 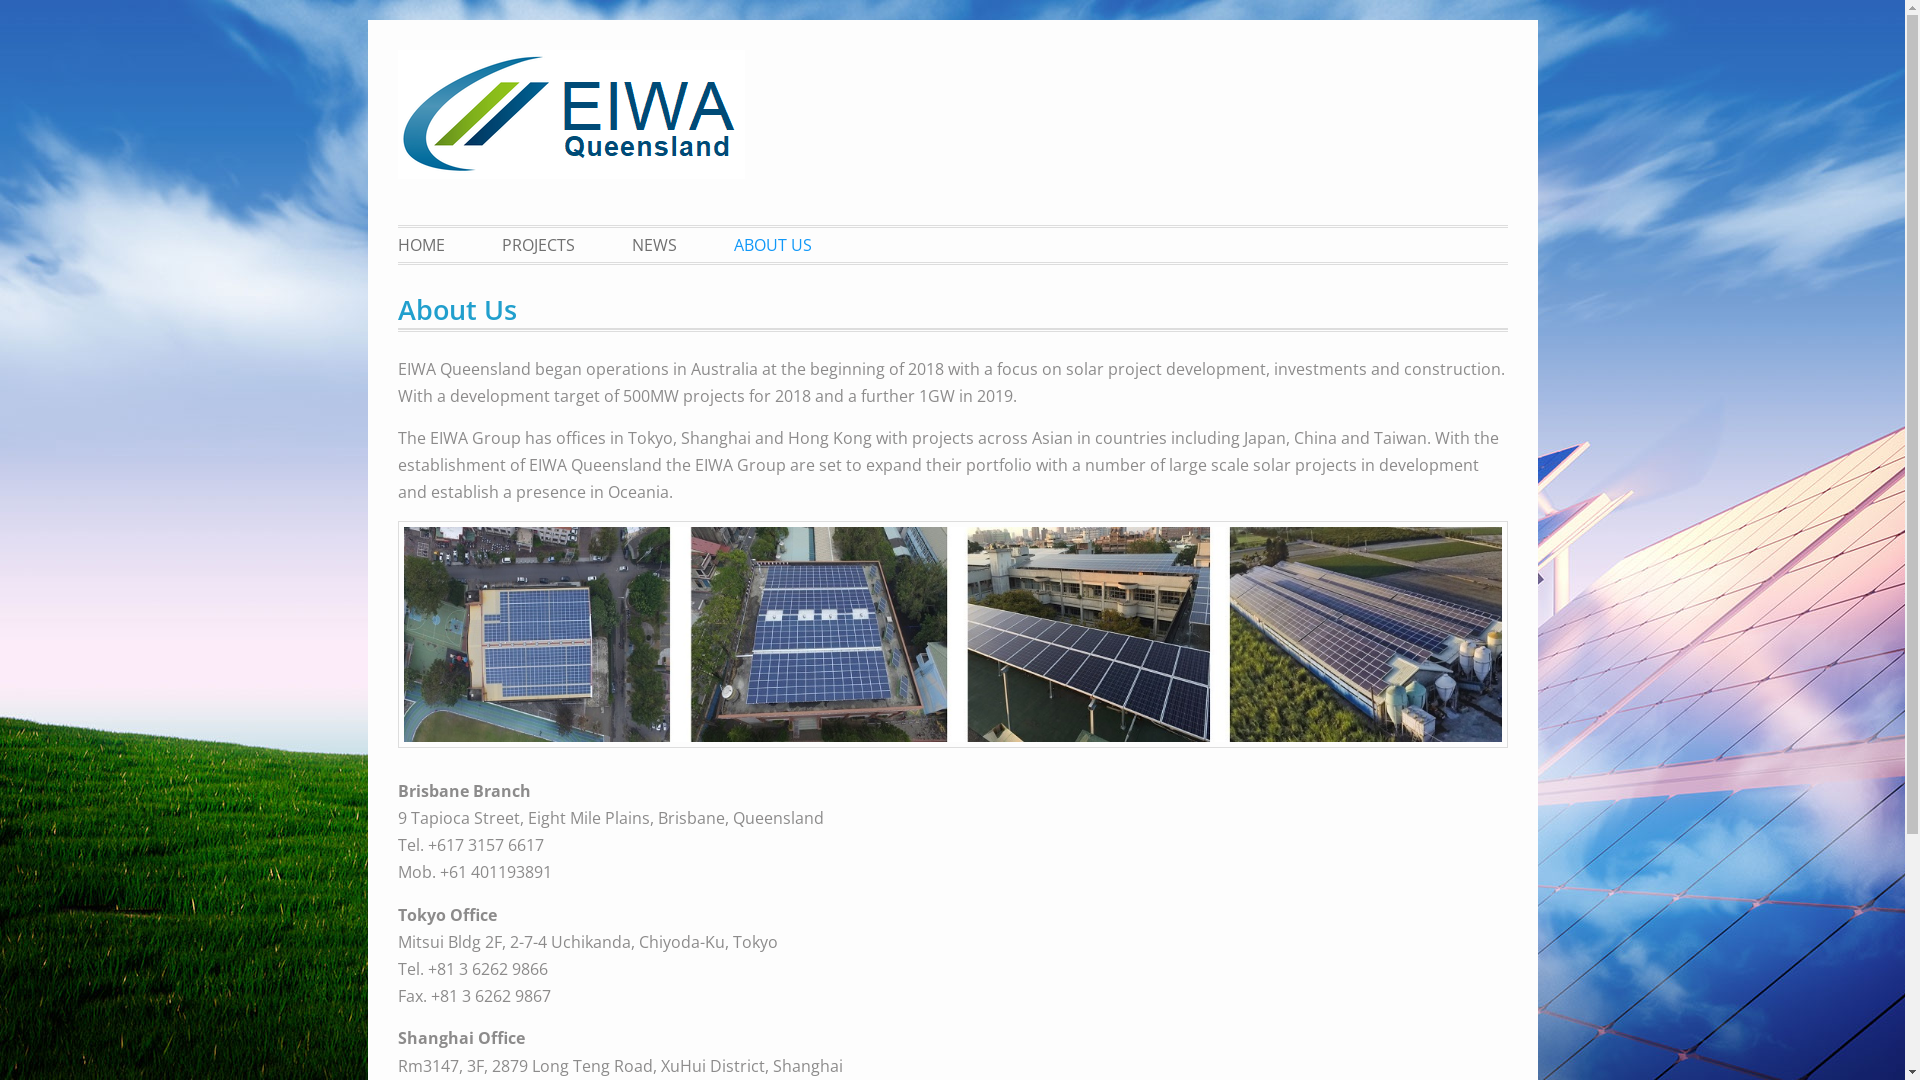 I want to click on 'NEWS', so click(x=653, y=244).